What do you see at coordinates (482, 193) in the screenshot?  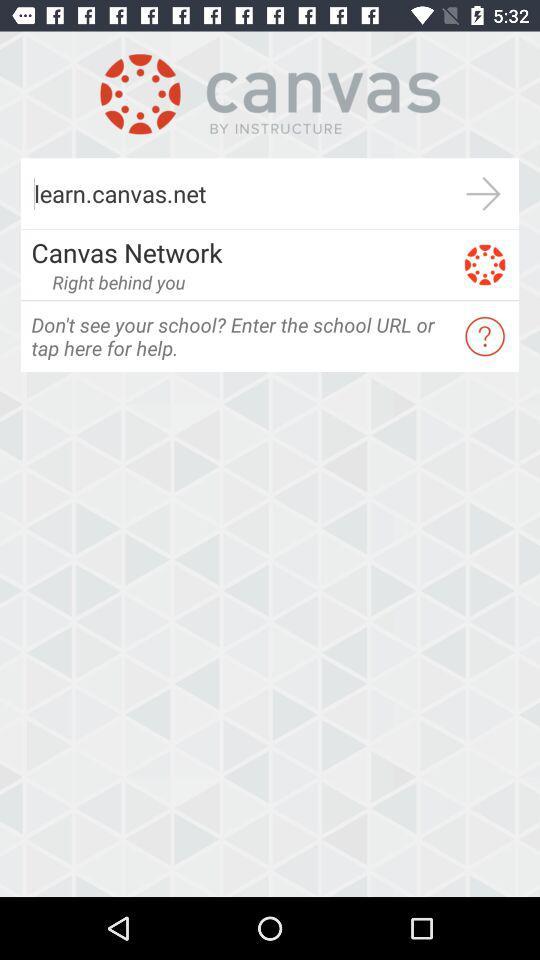 I see `go` at bounding box center [482, 193].